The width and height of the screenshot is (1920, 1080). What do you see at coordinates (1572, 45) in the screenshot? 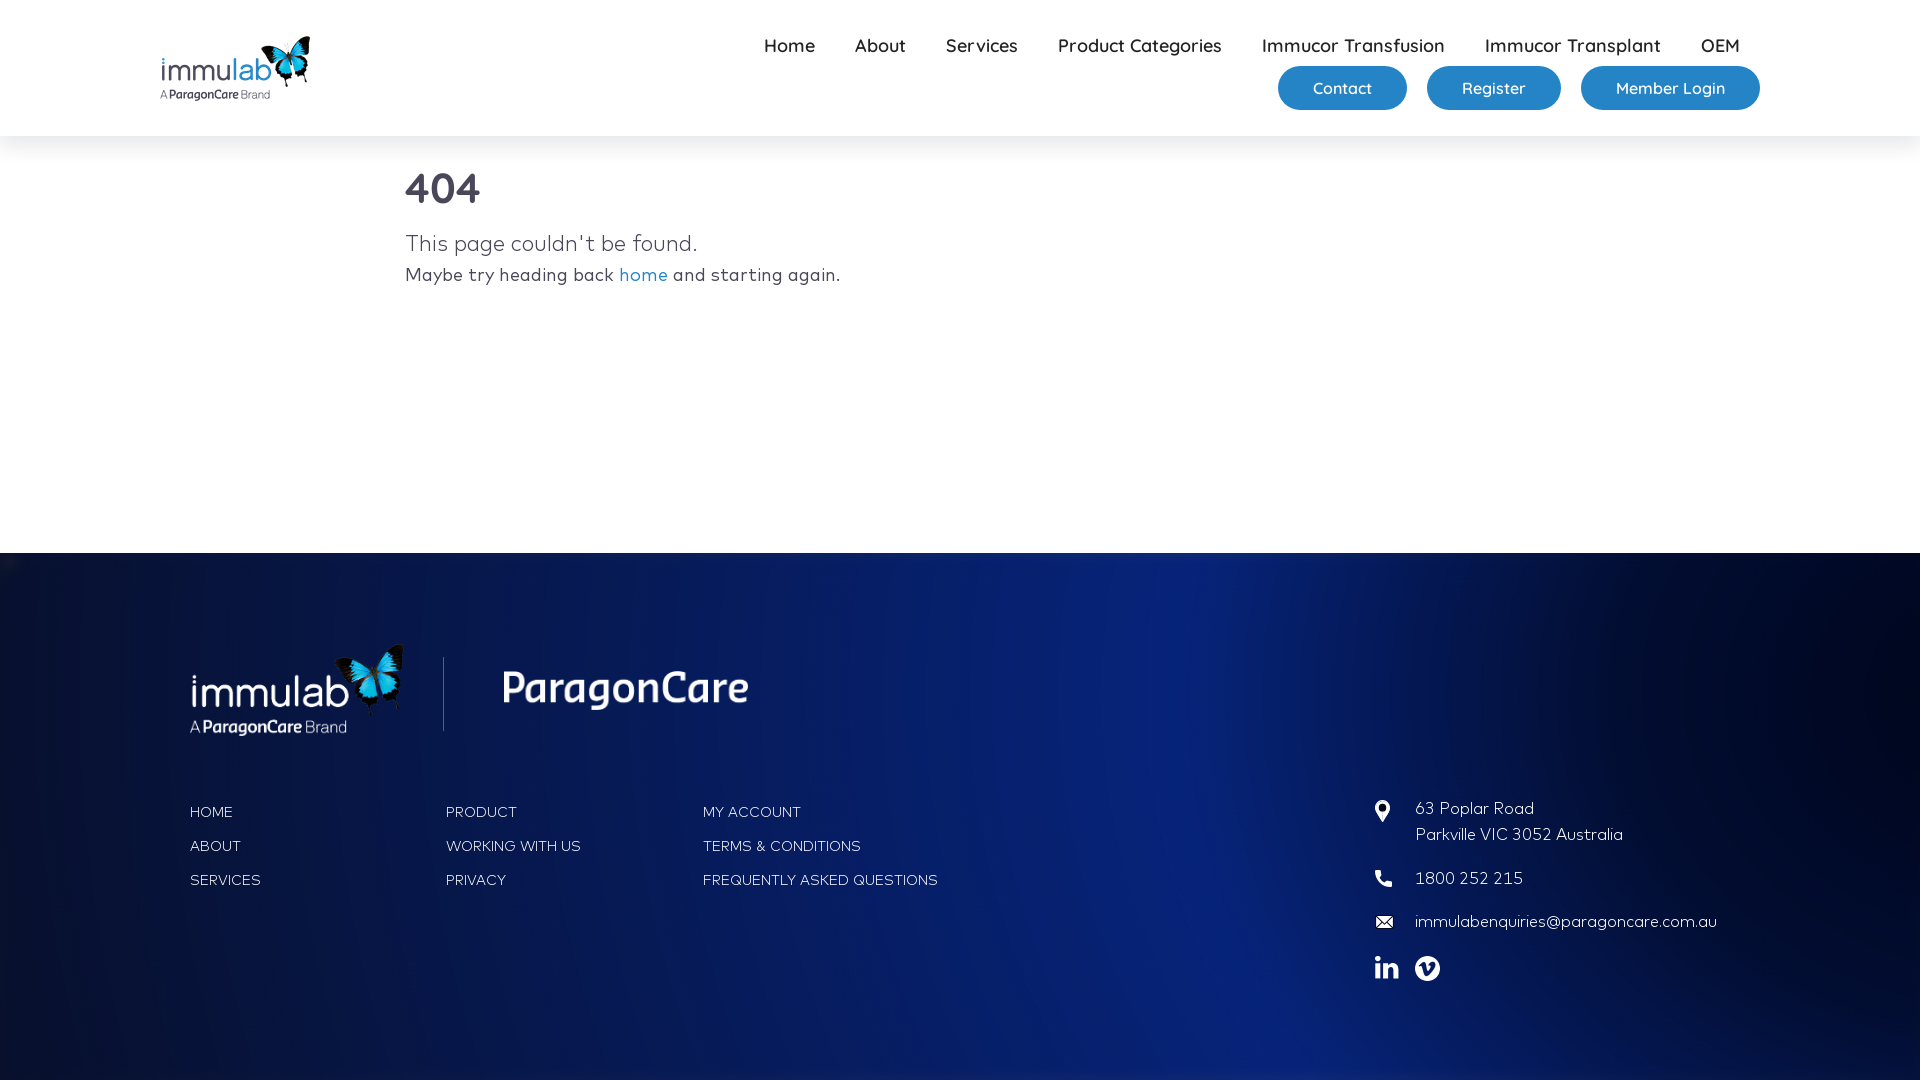
I see `'Immucor Transplant'` at bounding box center [1572, 45].